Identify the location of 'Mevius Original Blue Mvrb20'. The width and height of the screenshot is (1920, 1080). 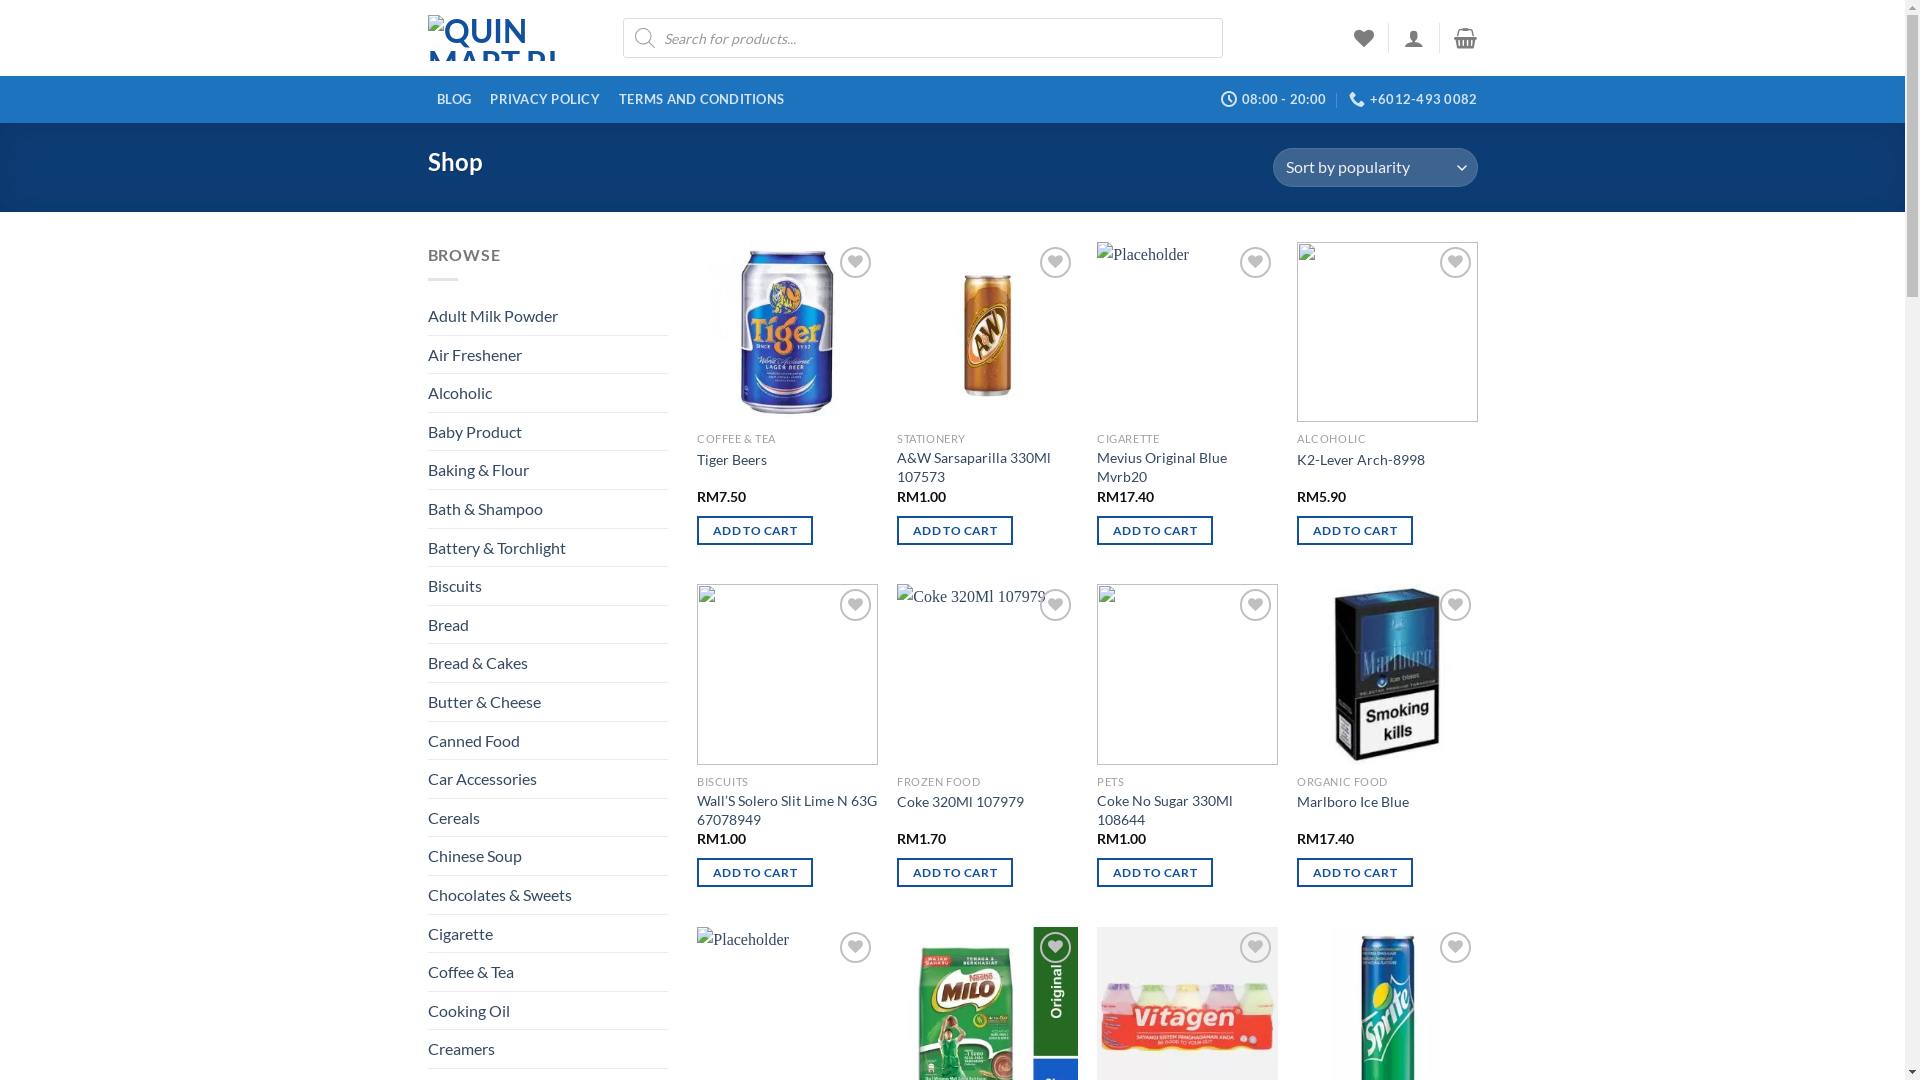
(1186, 467).